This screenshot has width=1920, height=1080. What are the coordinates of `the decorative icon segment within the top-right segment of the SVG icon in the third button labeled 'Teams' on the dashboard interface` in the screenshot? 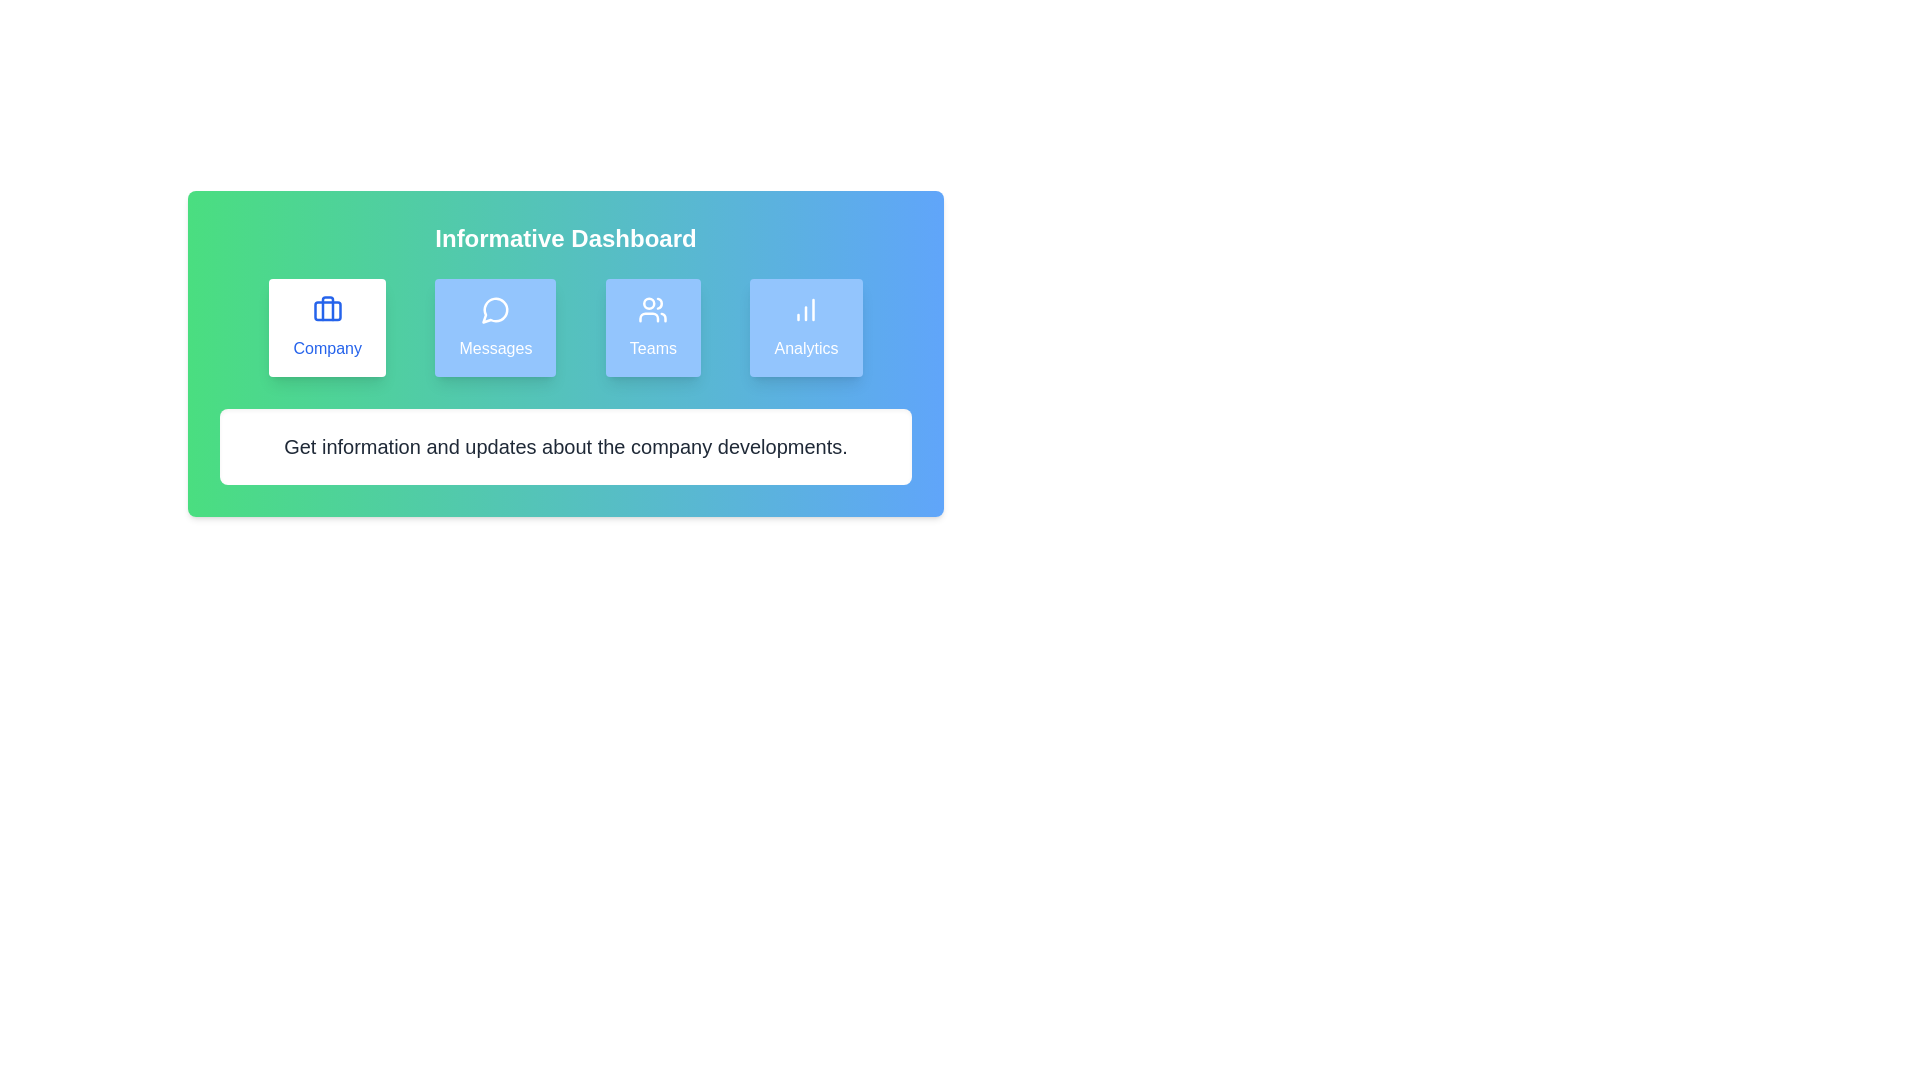 It's located at (660, 303).